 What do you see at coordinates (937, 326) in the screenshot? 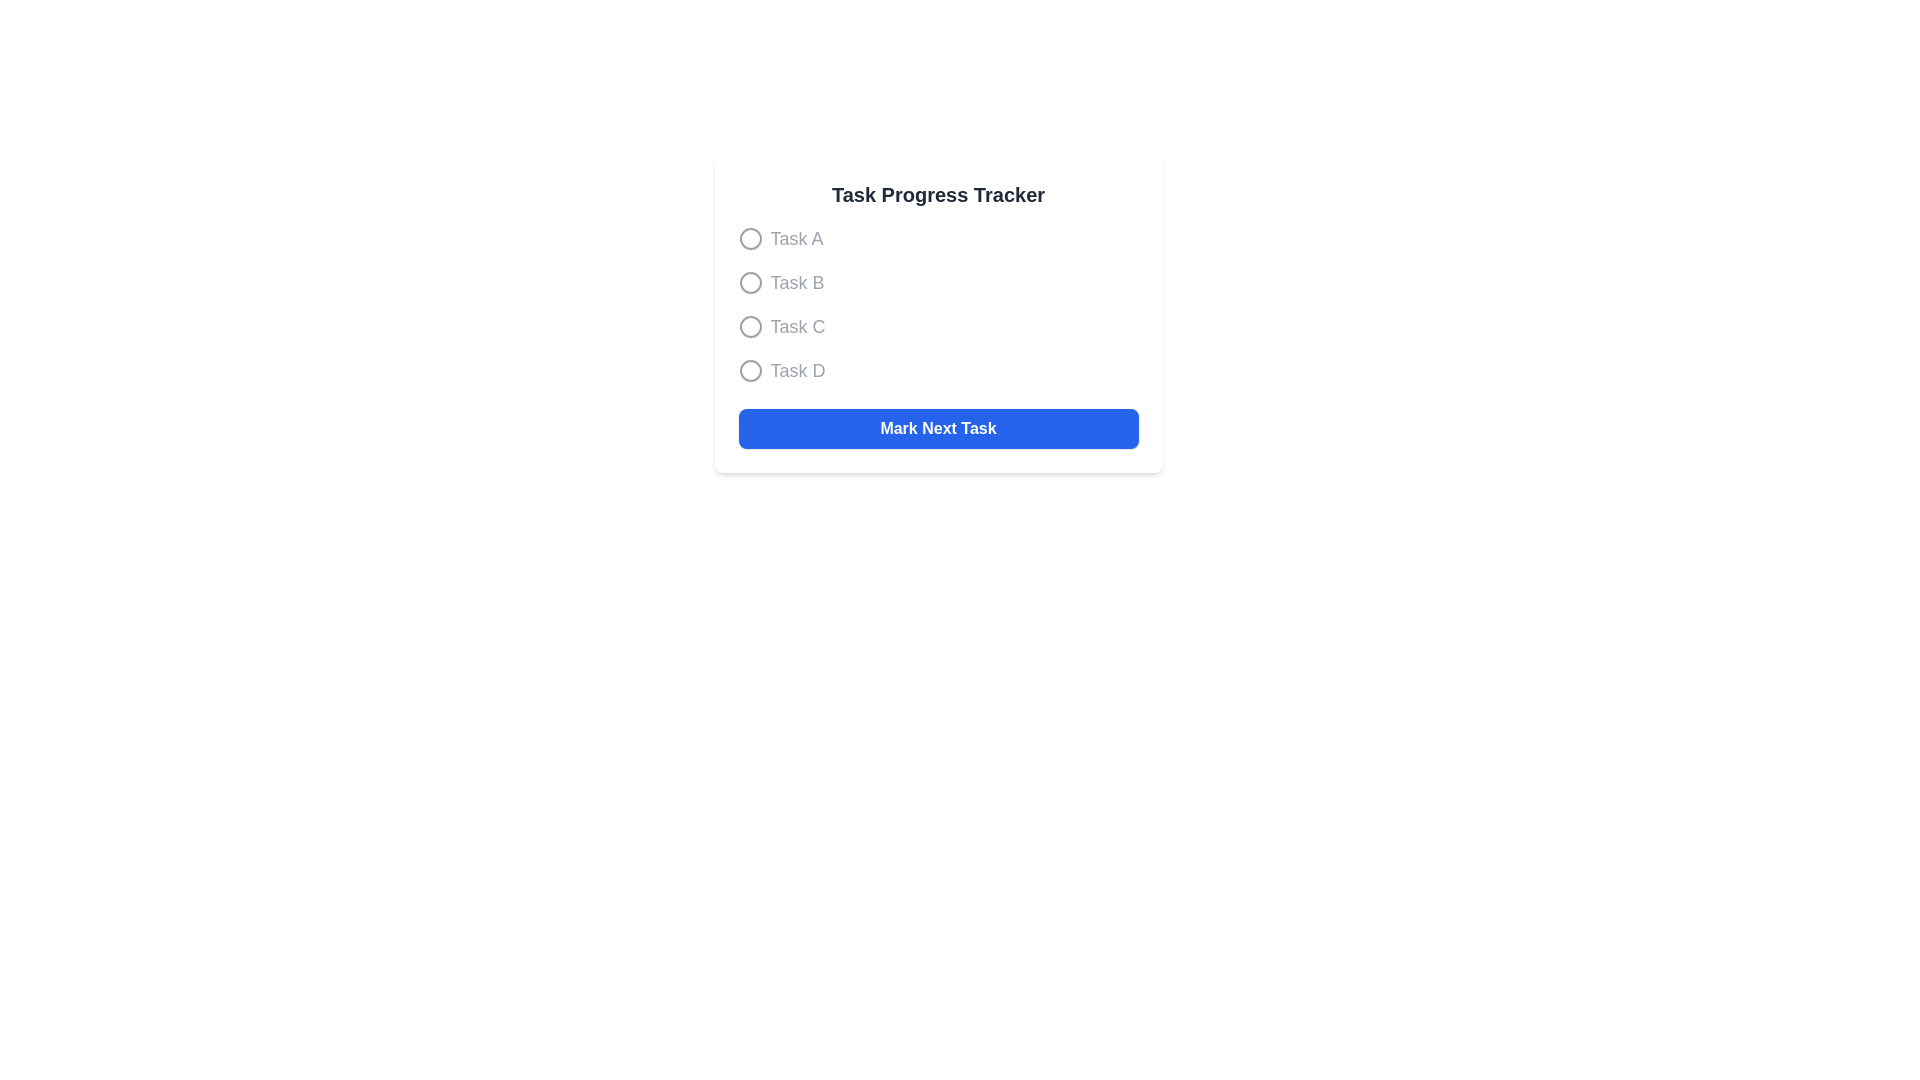
I see `the third radio button labeled 'Task C' in the 'Task Progress Tracker'` at bounding box center [937, 326].